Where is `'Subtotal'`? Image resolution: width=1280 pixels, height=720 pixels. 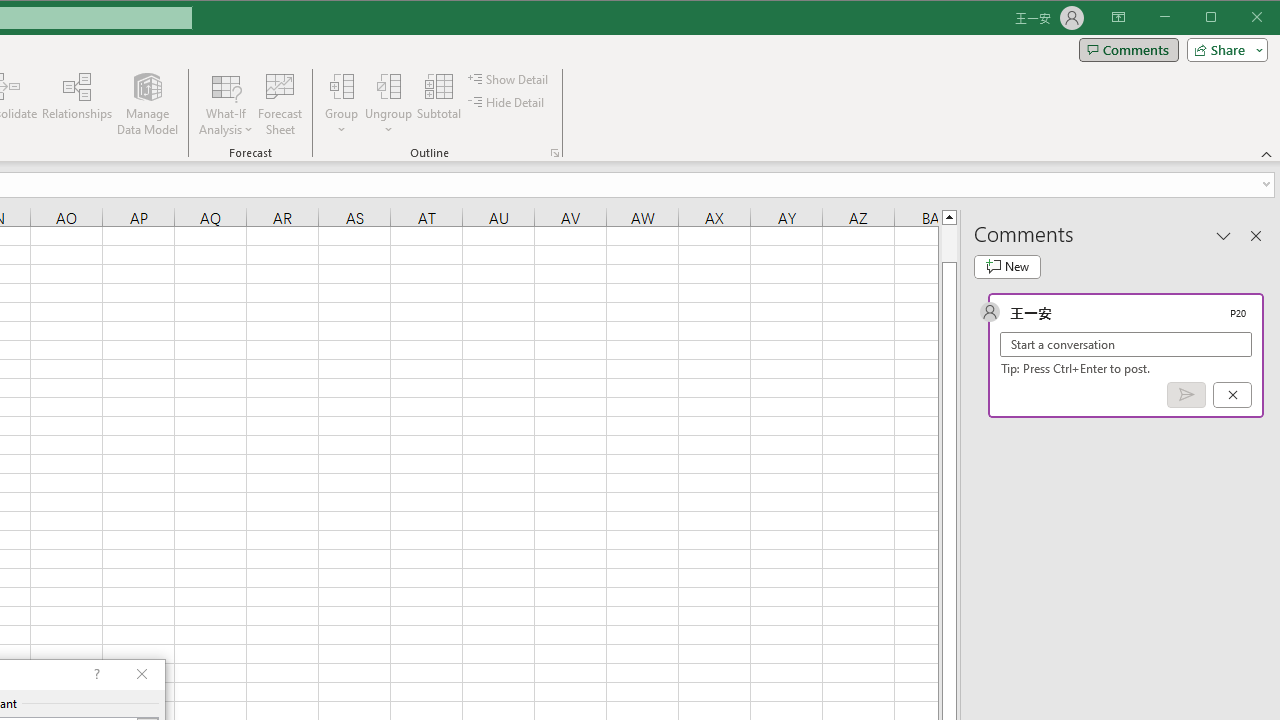 'Subtotal' is located at coordinates (438, 104).